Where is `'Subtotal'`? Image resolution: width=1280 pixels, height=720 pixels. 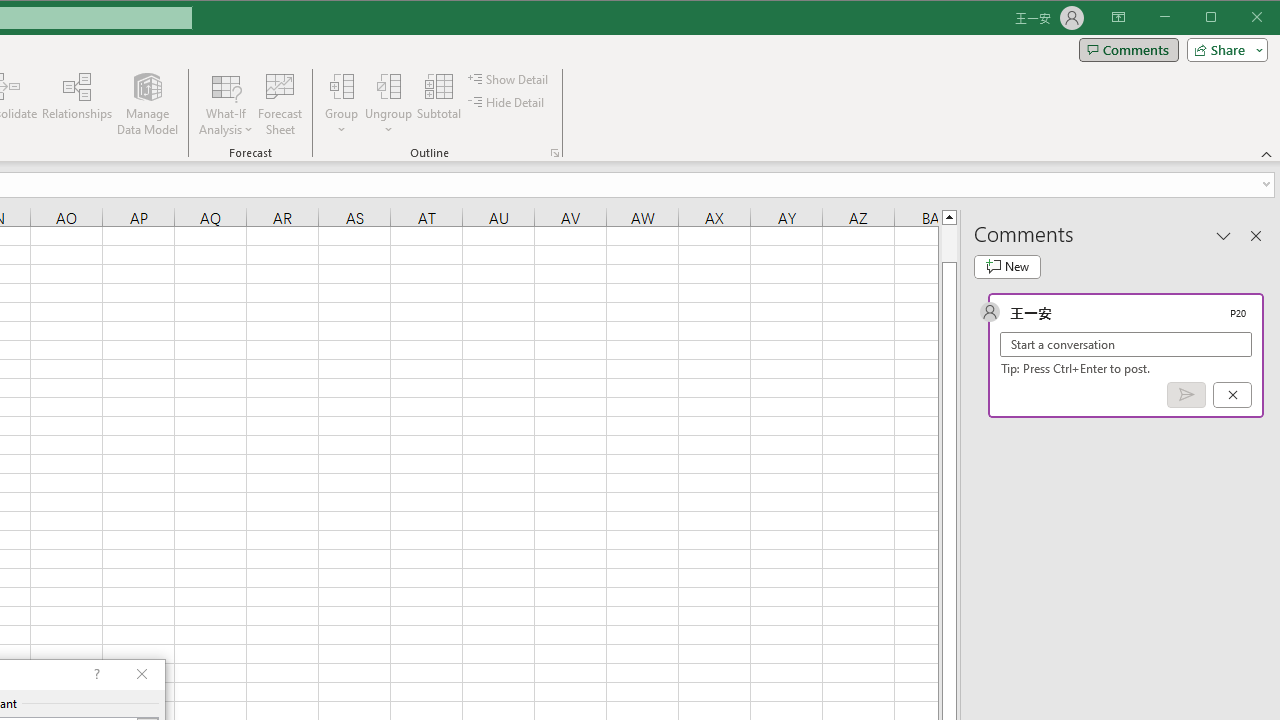 'Subtotal' is located at coordinates (438, 104).